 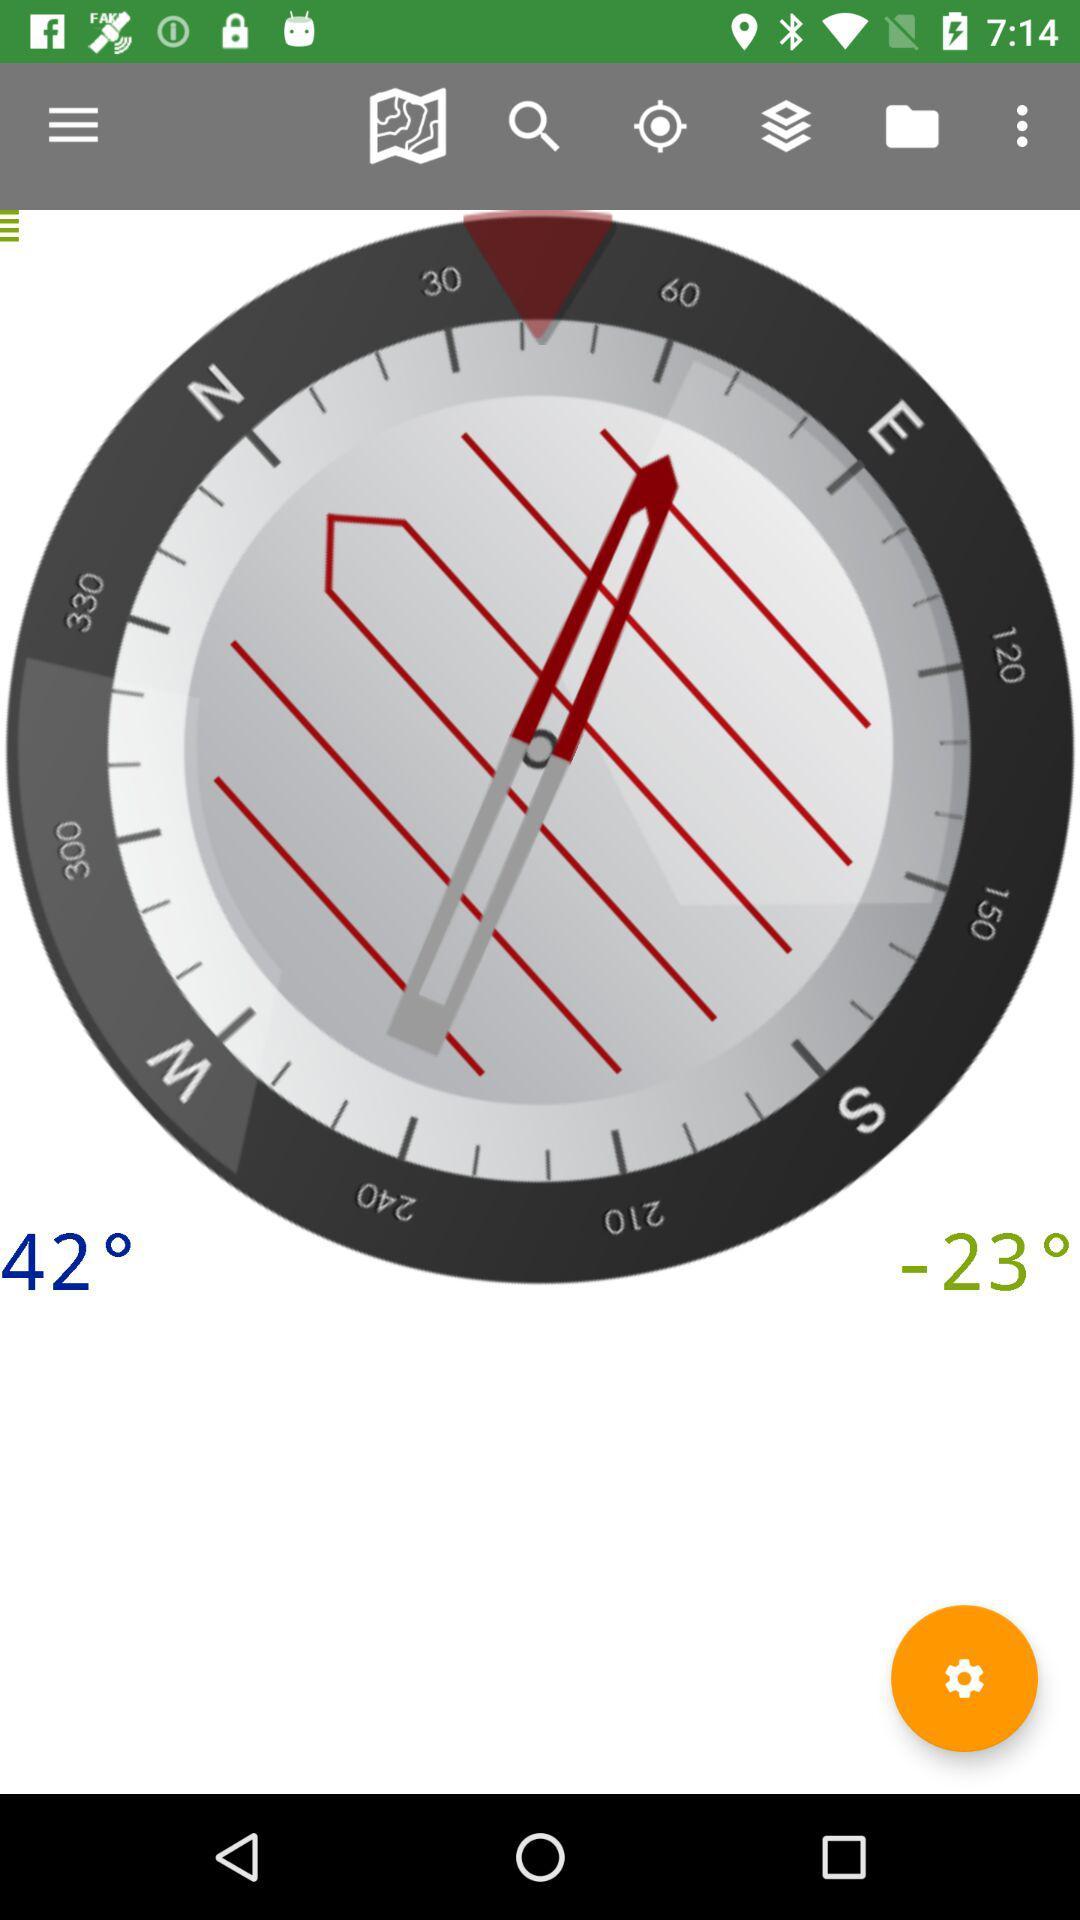 What do you see at coordinates (963, 1678) in the screenshot?
I see `settings option` at bounding box center [963, 1678].